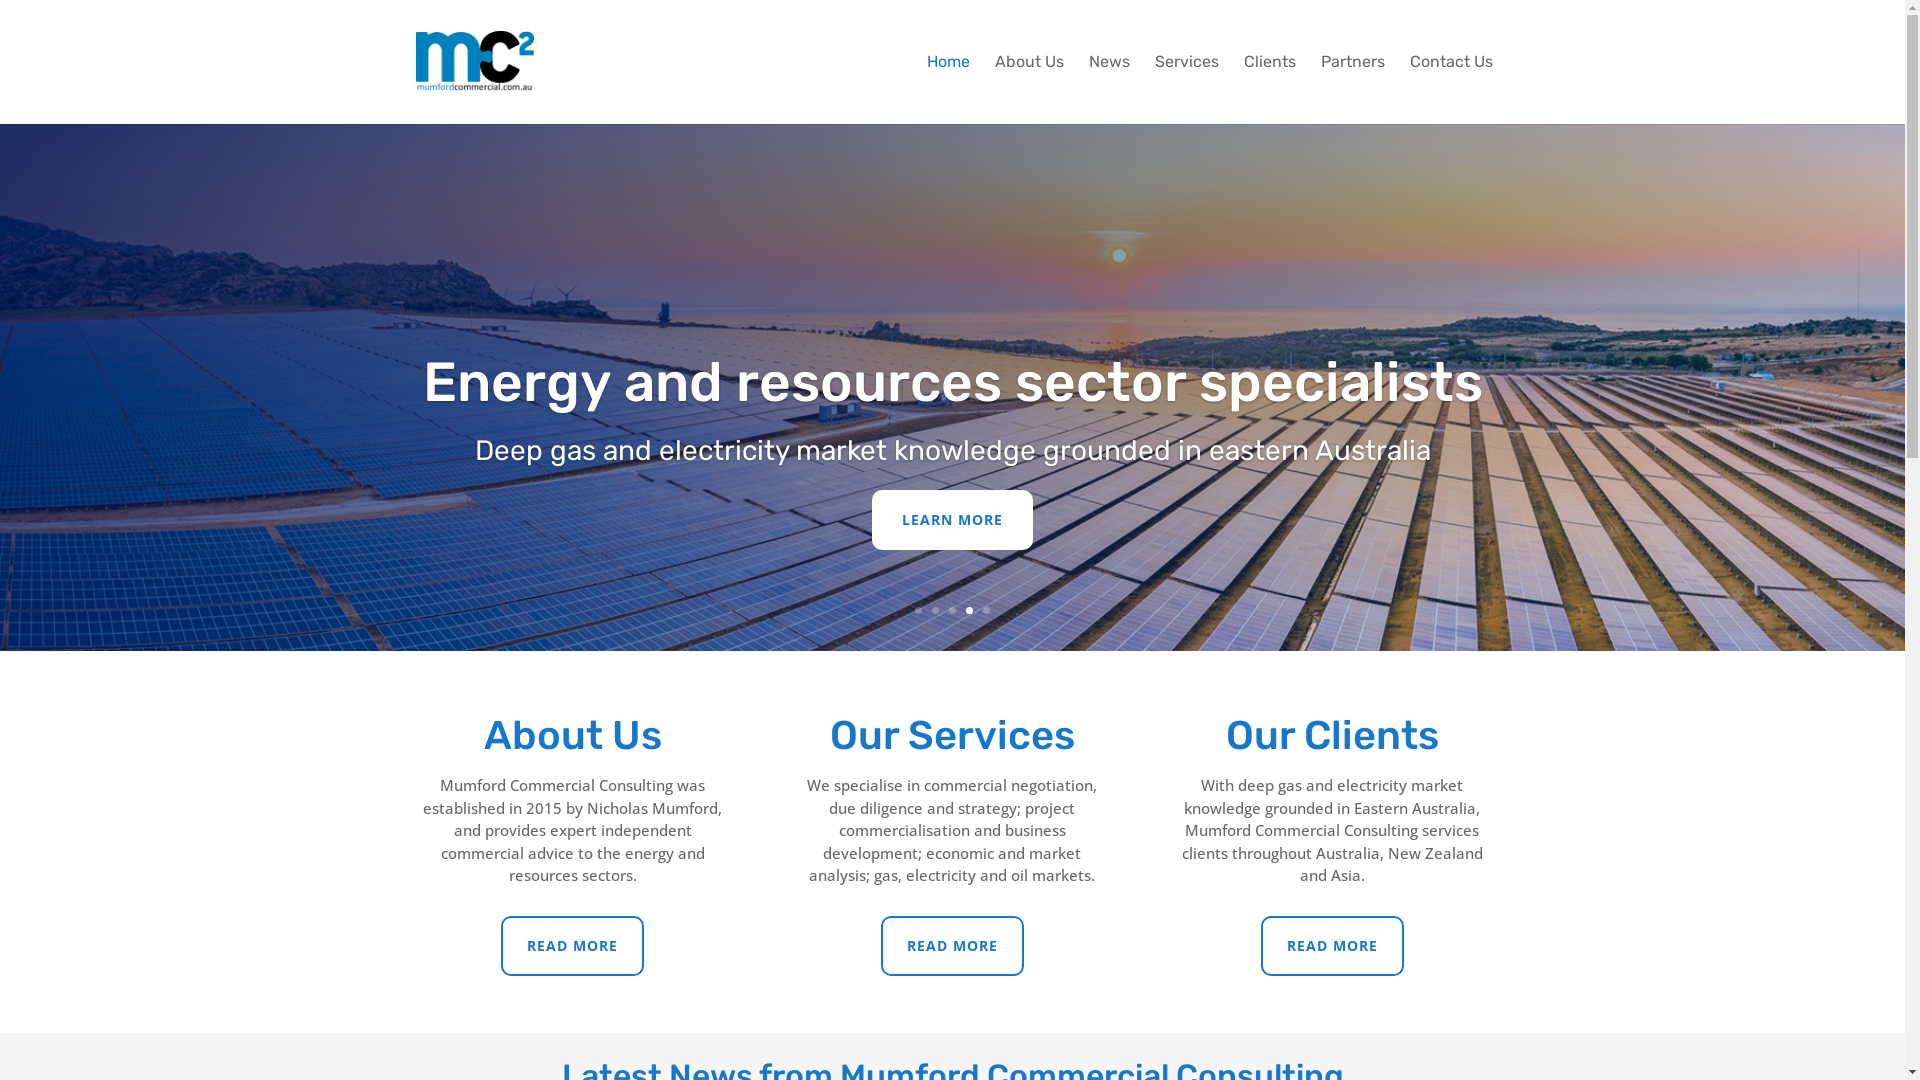 The width and height of the screenshot is (1920, 1080). I want to click on '4', so click(969, 609).